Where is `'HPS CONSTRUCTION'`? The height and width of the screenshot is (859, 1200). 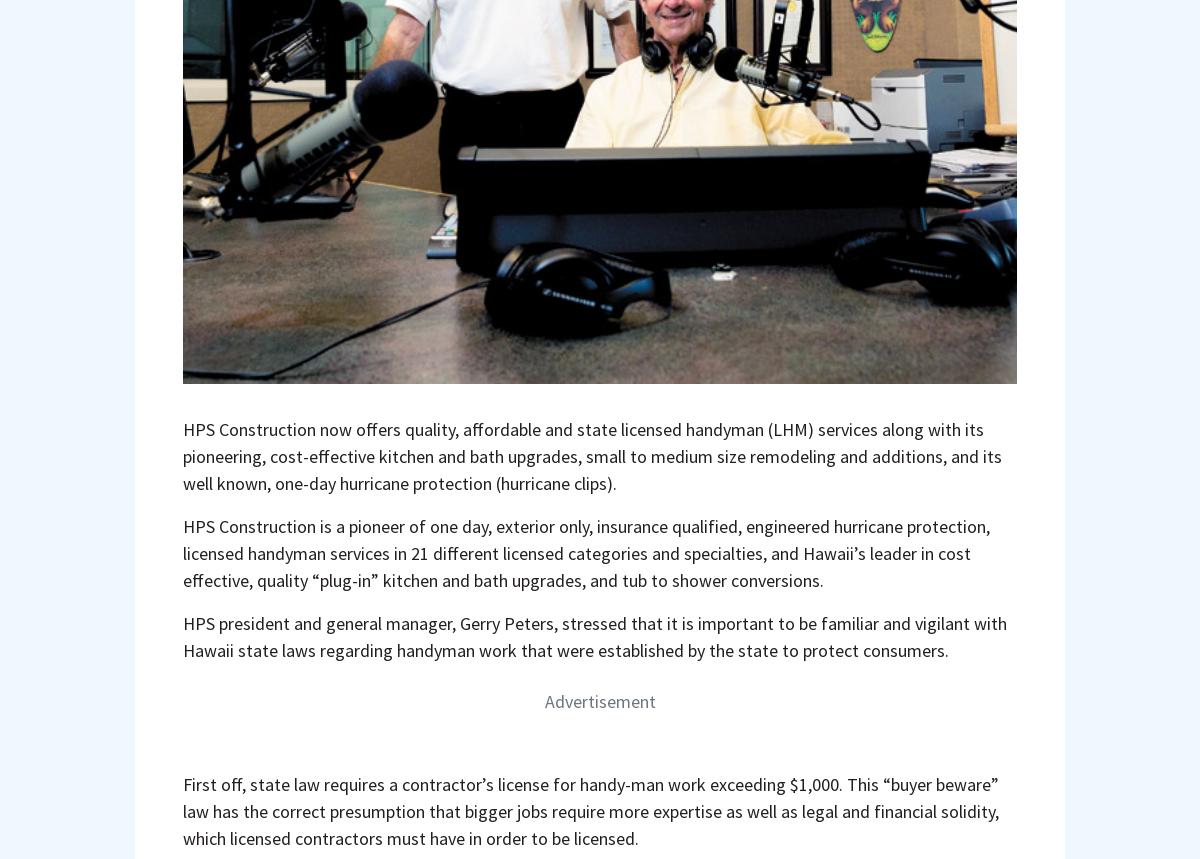
'HPS CONSTRUCTION' is located at coordinates (182, 140).